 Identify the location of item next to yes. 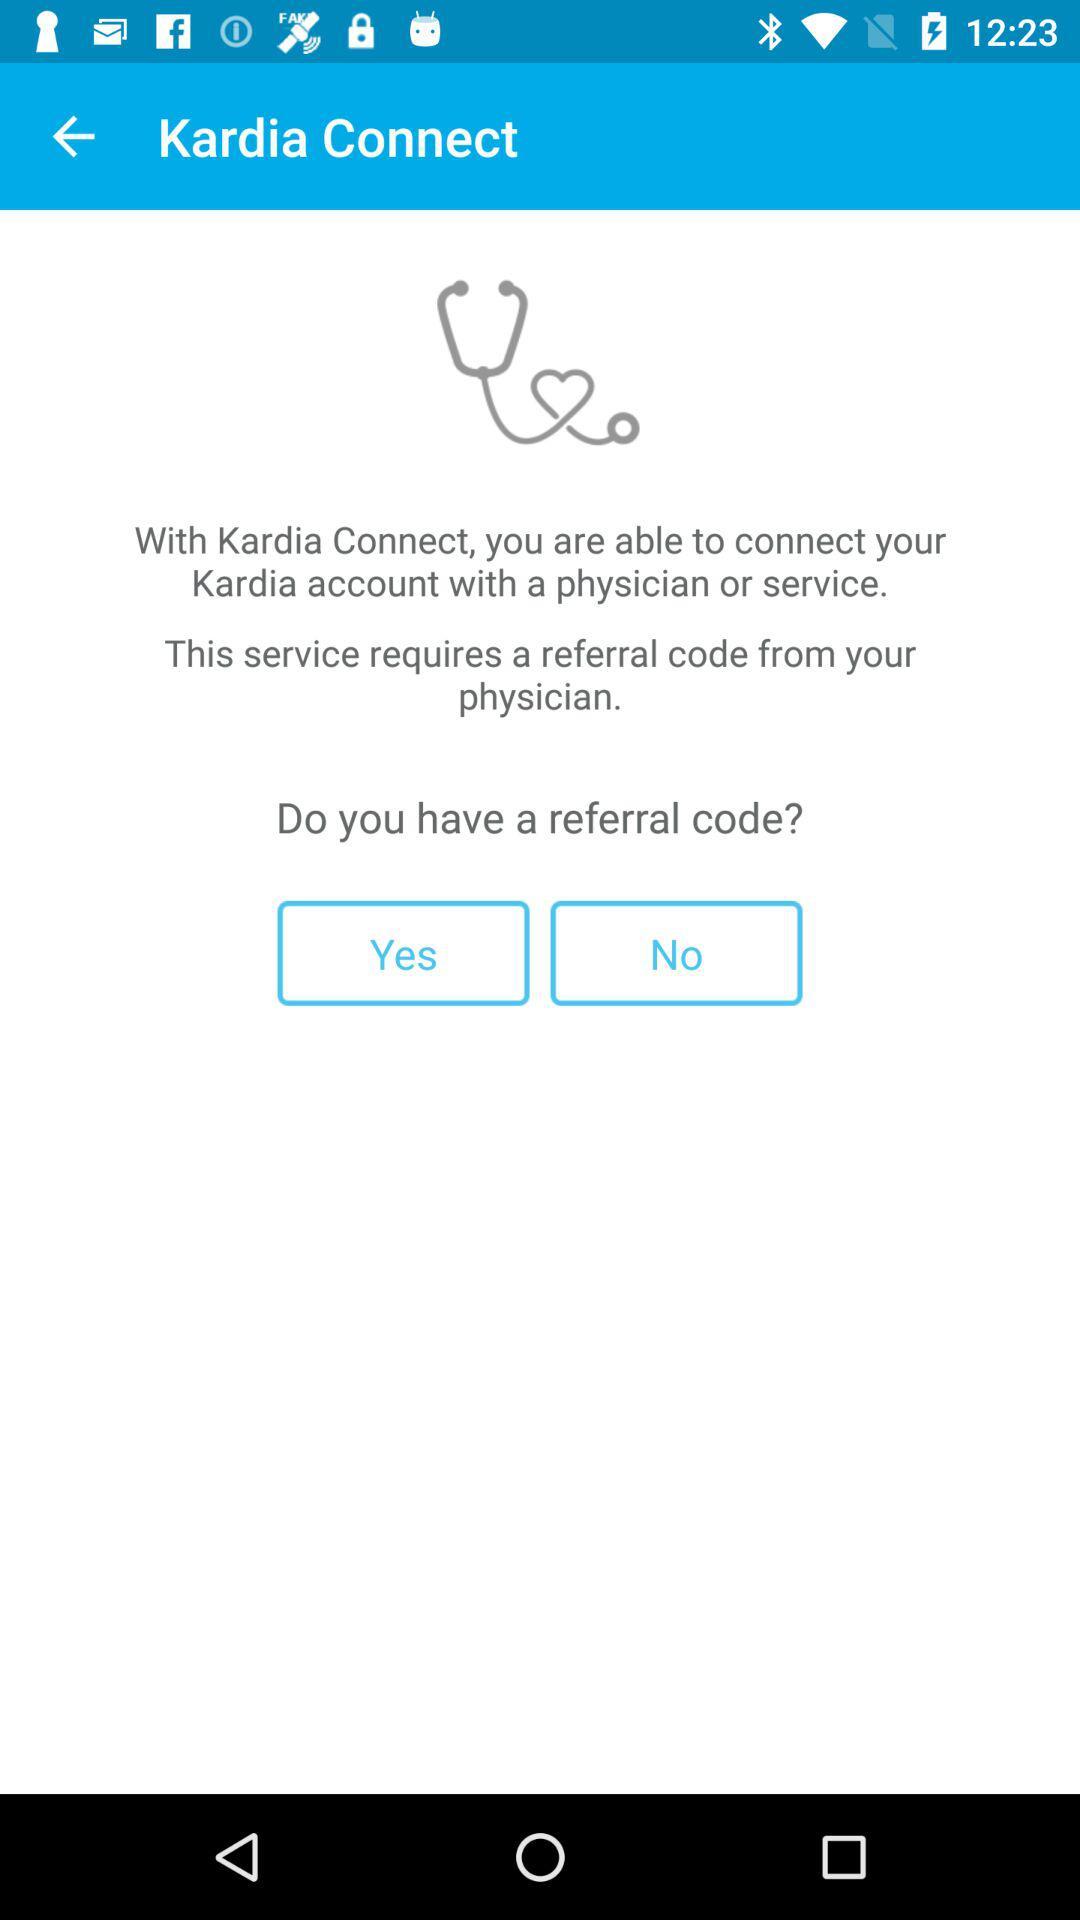
(675, 952).